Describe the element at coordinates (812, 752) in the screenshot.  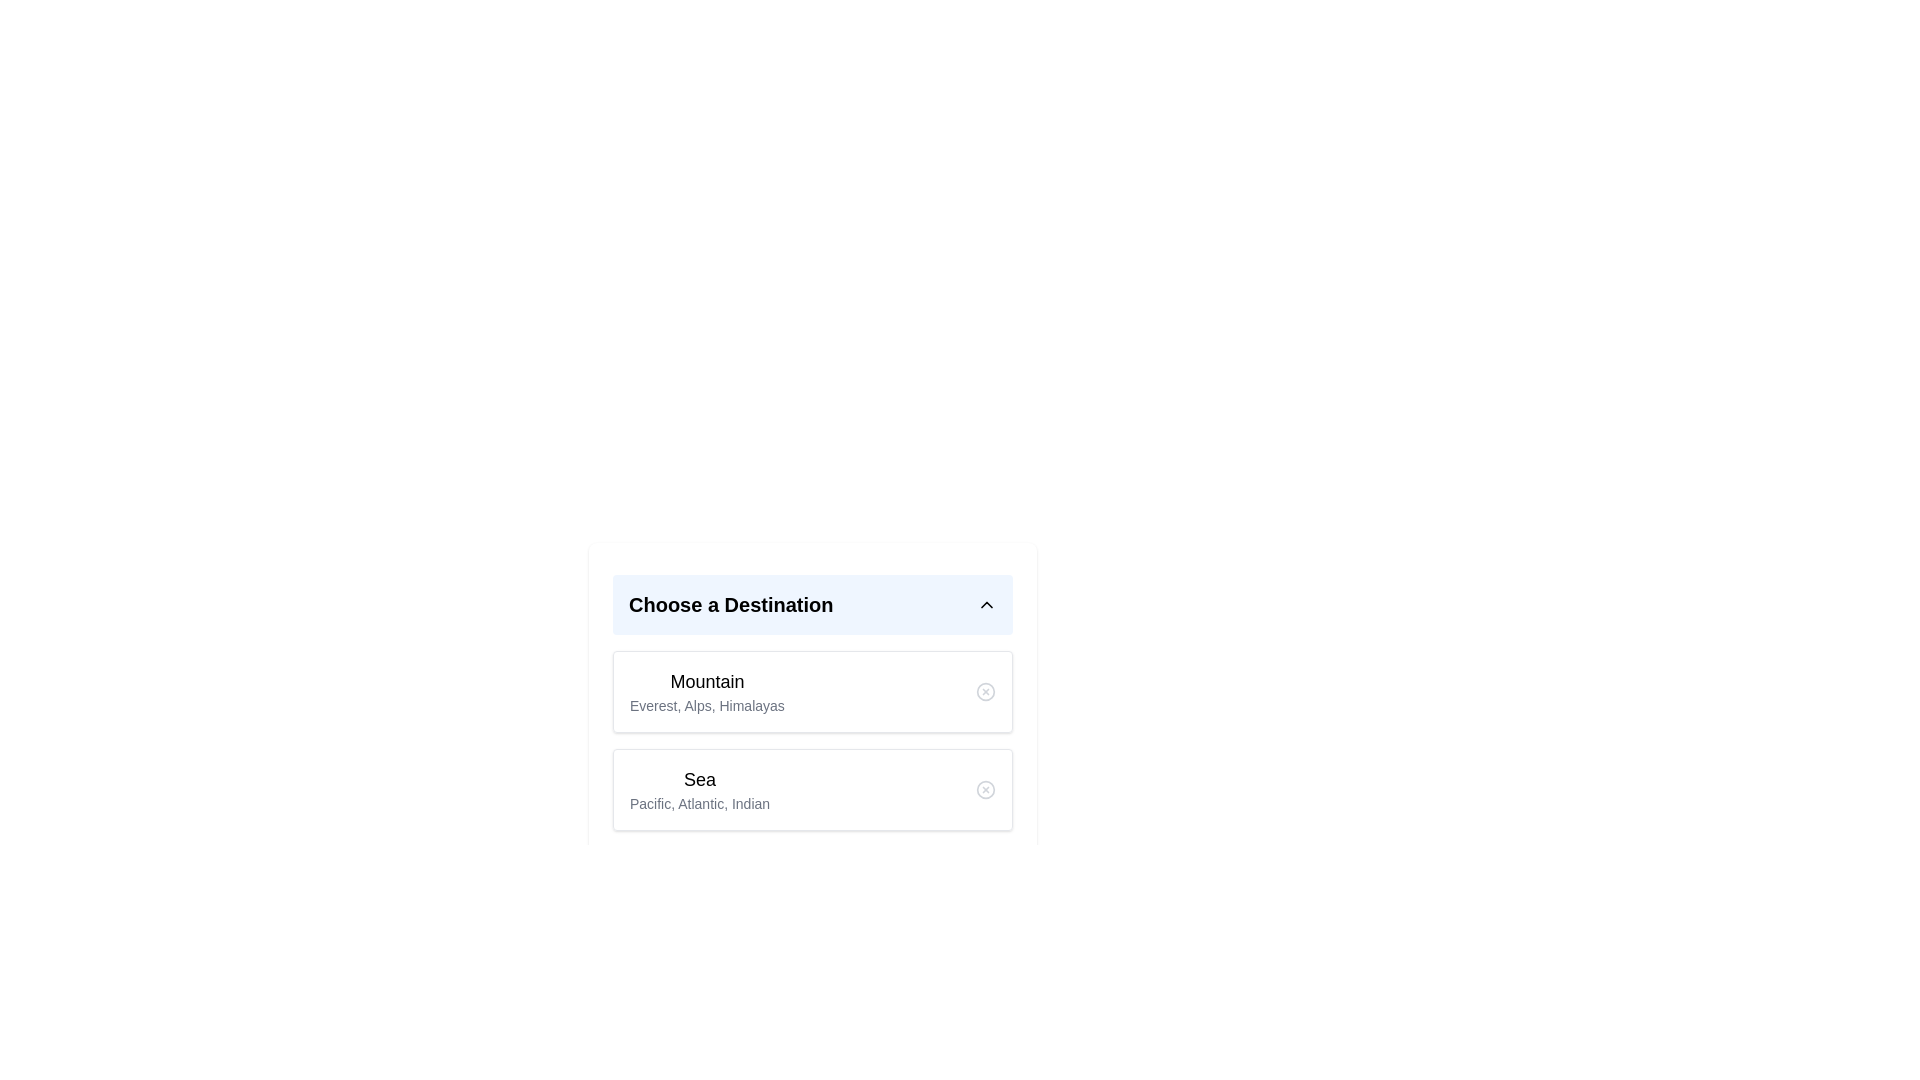
I see `the second selectable list item titled 'Sea' with the subtitle 'Pacific, Atlantic, Indian'` at that location.